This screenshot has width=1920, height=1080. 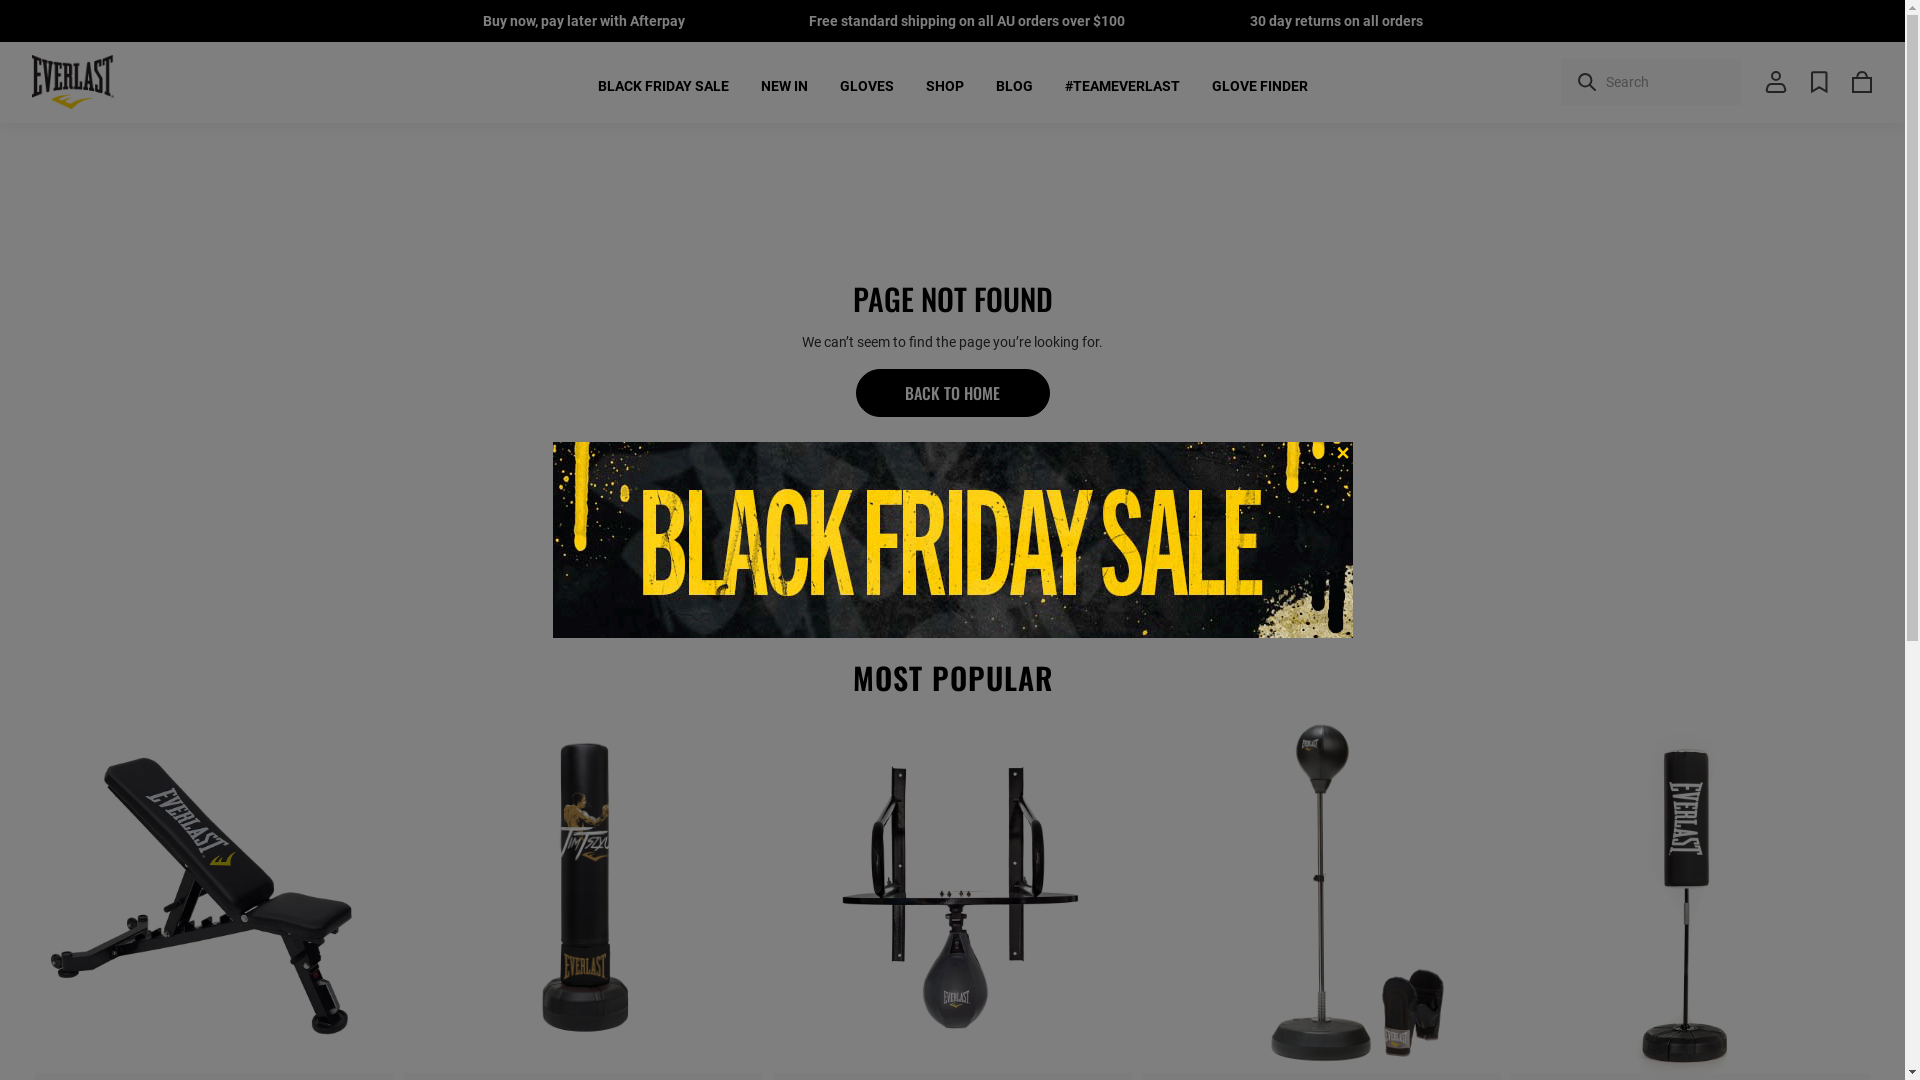 What do you see at coordinates (951, 677) in the screenshot?
I see `'MOST POPULAR'` at bounding box center [951, 677].